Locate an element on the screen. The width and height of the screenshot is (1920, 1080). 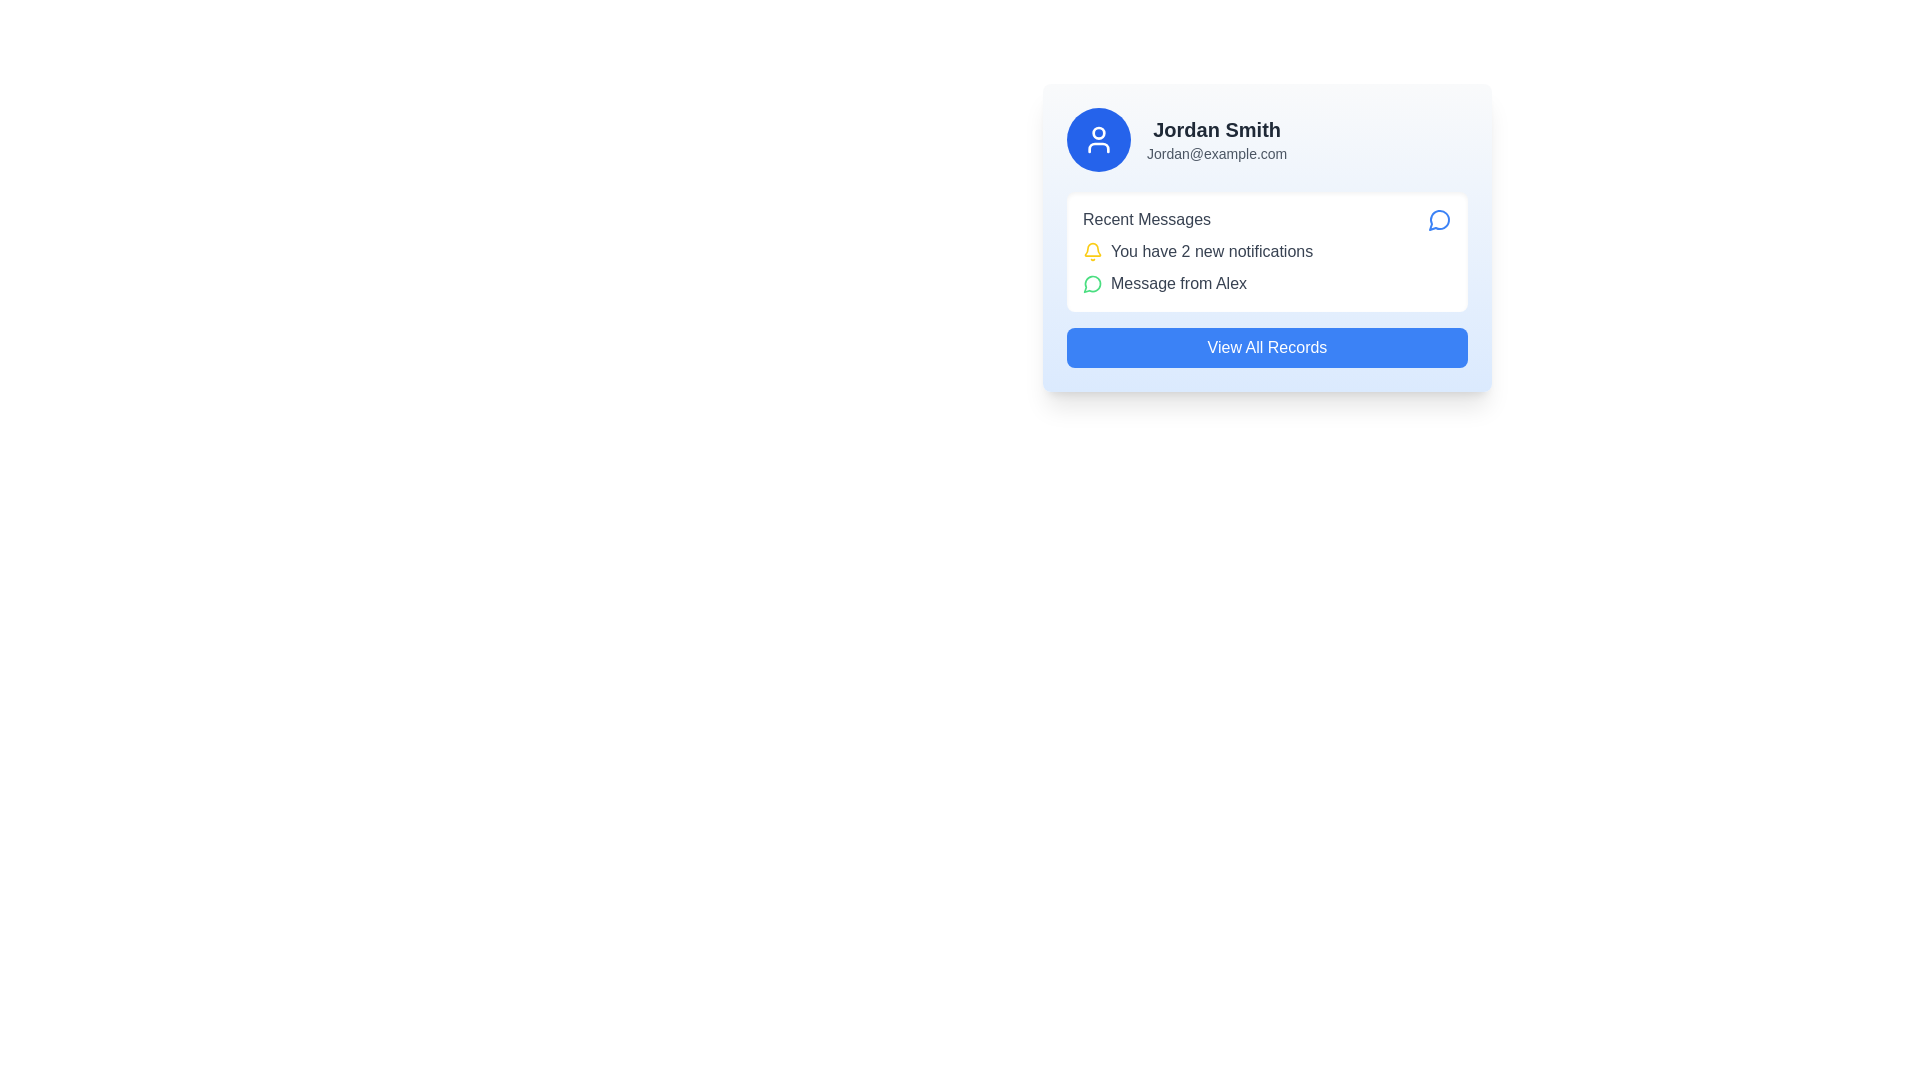
the chat/message icon located to the left of the text 'Message from Alex' within the 'Recent Messages' notification entry is located at coordinates (1092, 284).